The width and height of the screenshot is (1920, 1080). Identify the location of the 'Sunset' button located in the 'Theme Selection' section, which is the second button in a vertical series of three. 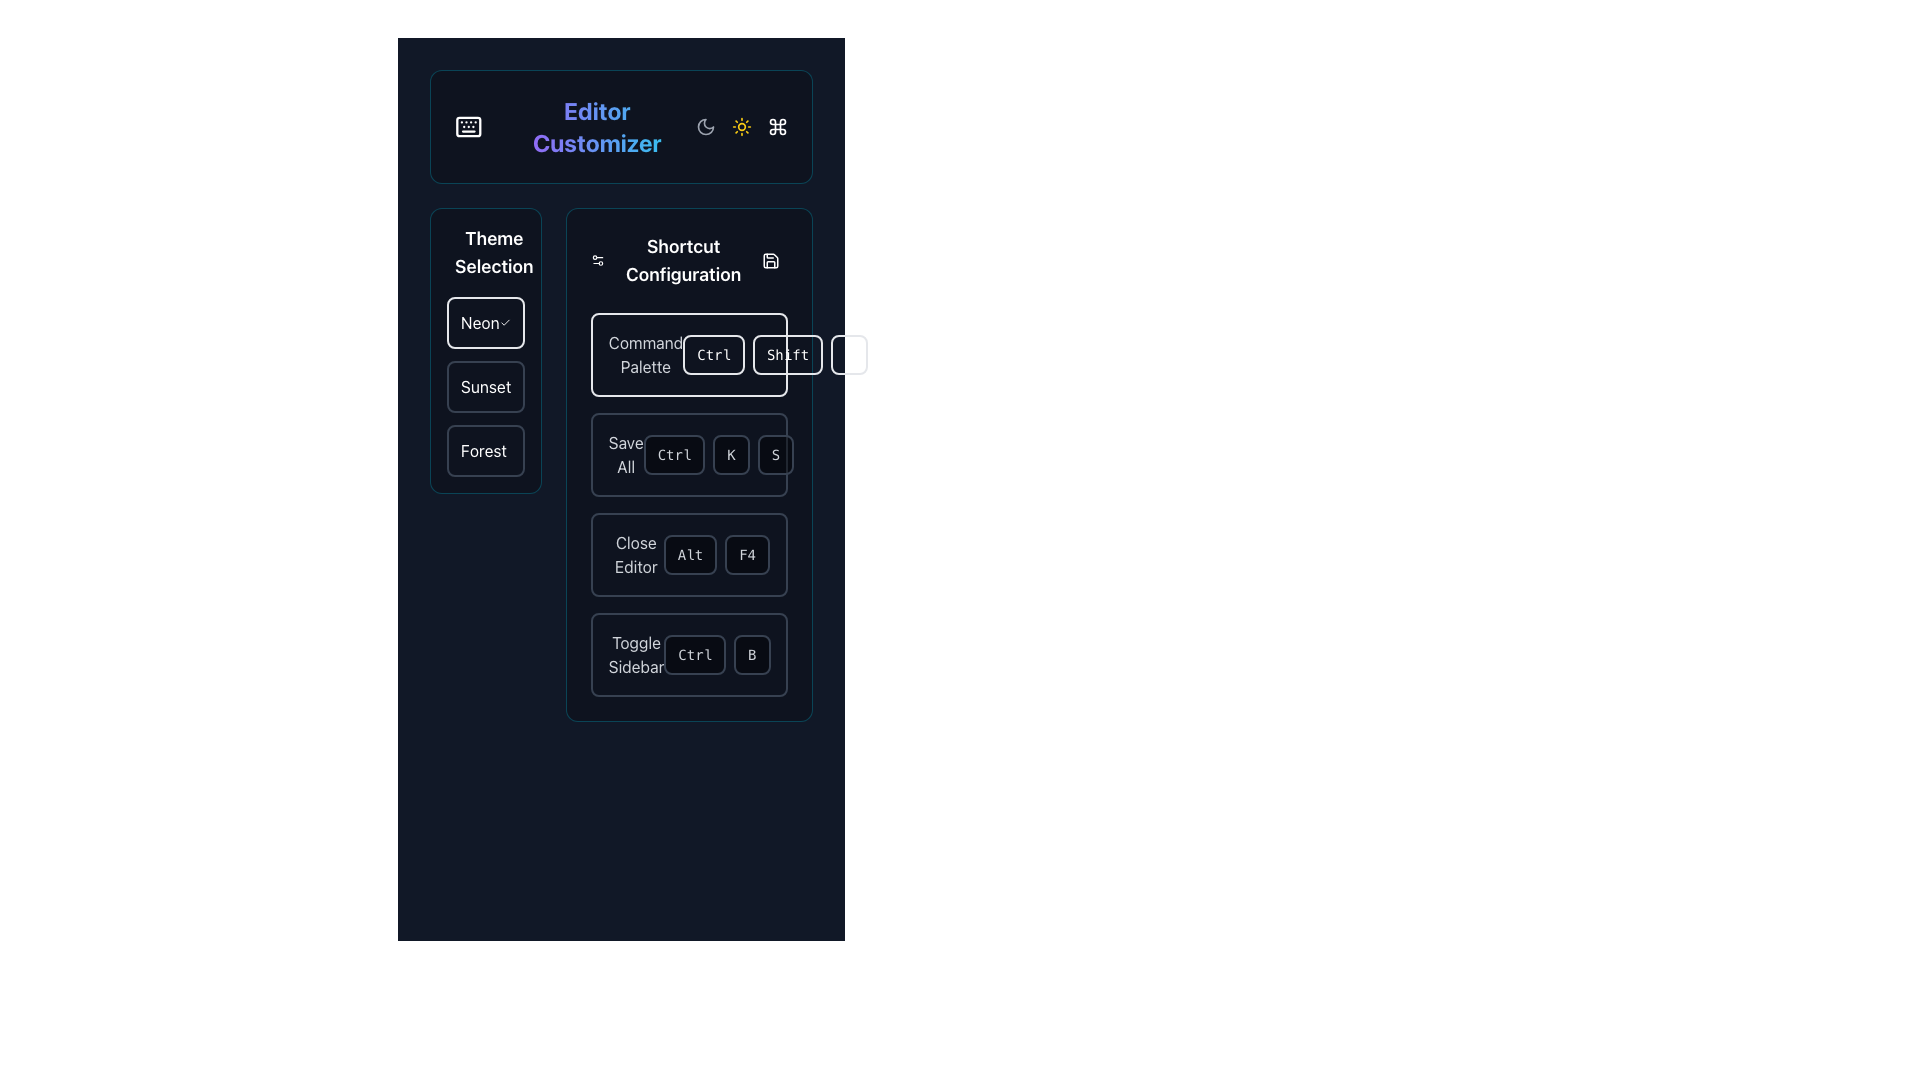
(485, 386).